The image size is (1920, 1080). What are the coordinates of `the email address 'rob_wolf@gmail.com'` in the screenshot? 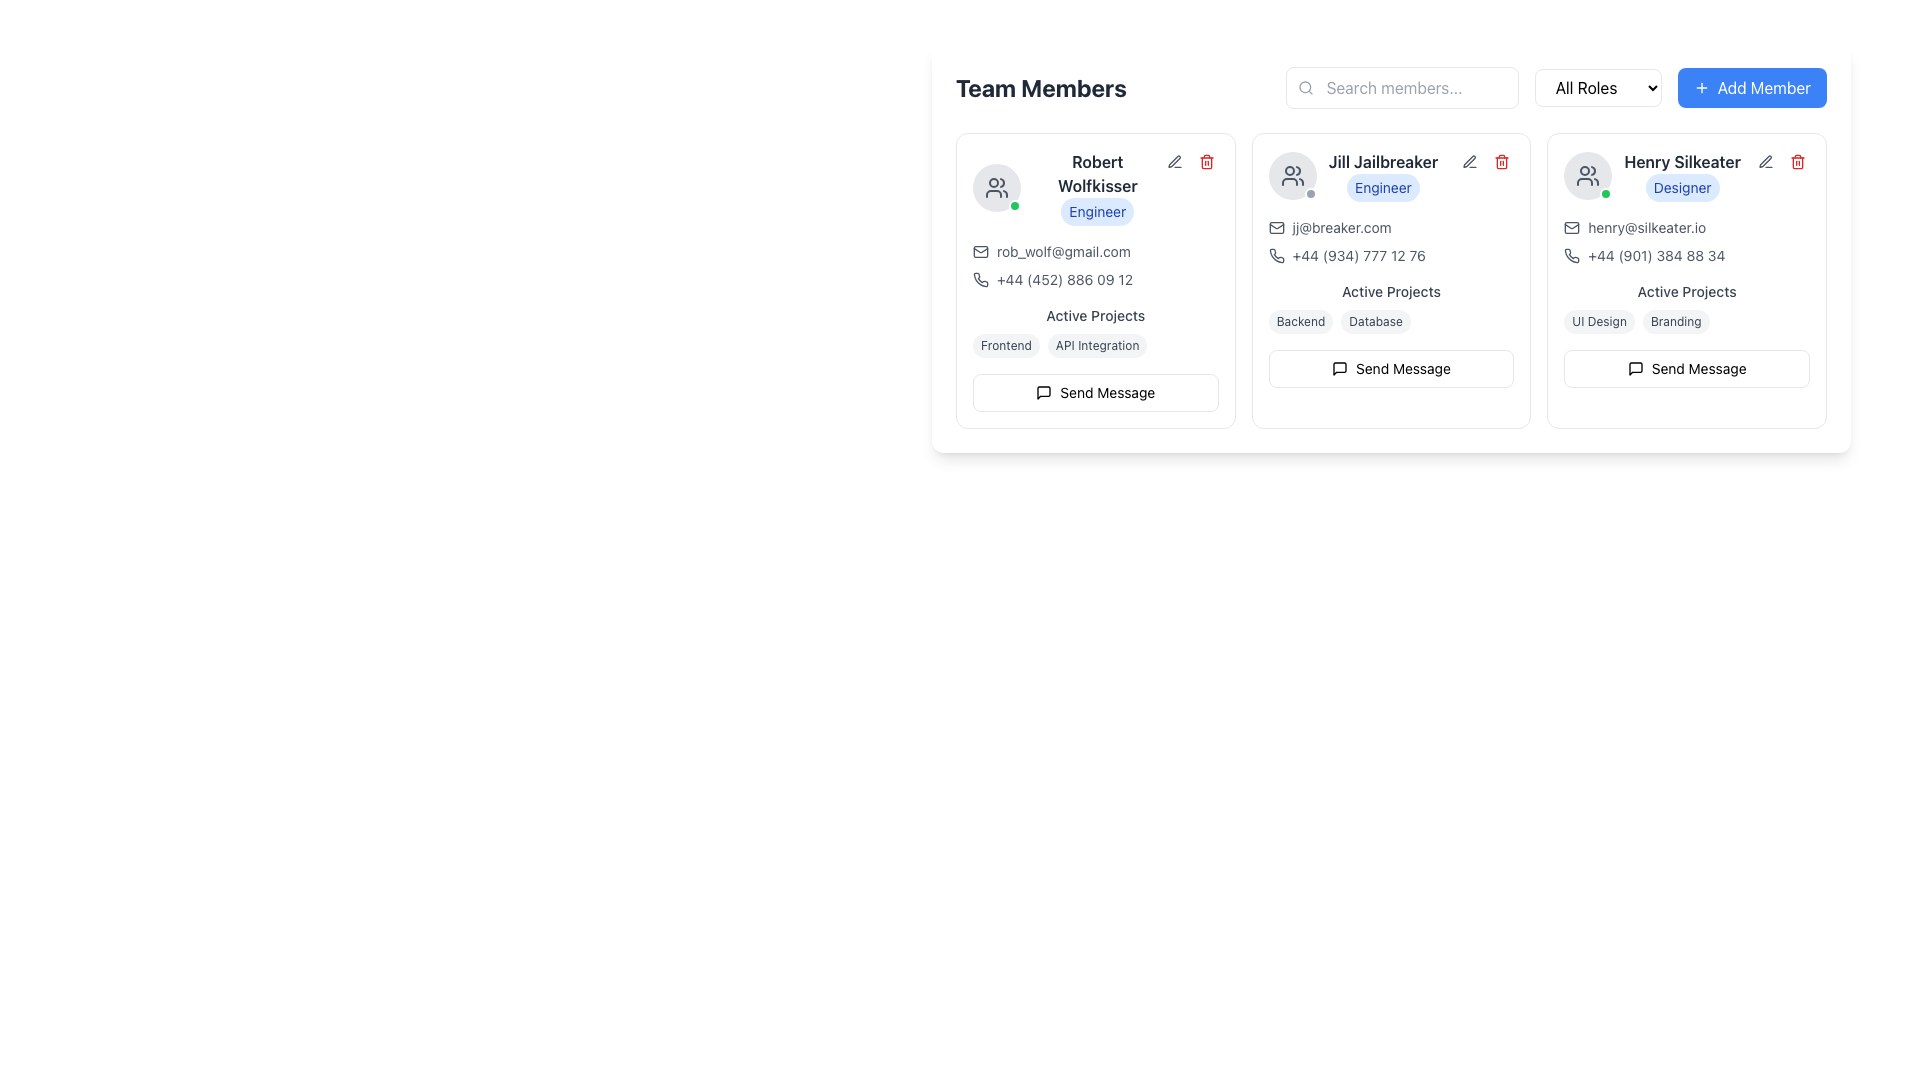 It's located at (1062, 250).